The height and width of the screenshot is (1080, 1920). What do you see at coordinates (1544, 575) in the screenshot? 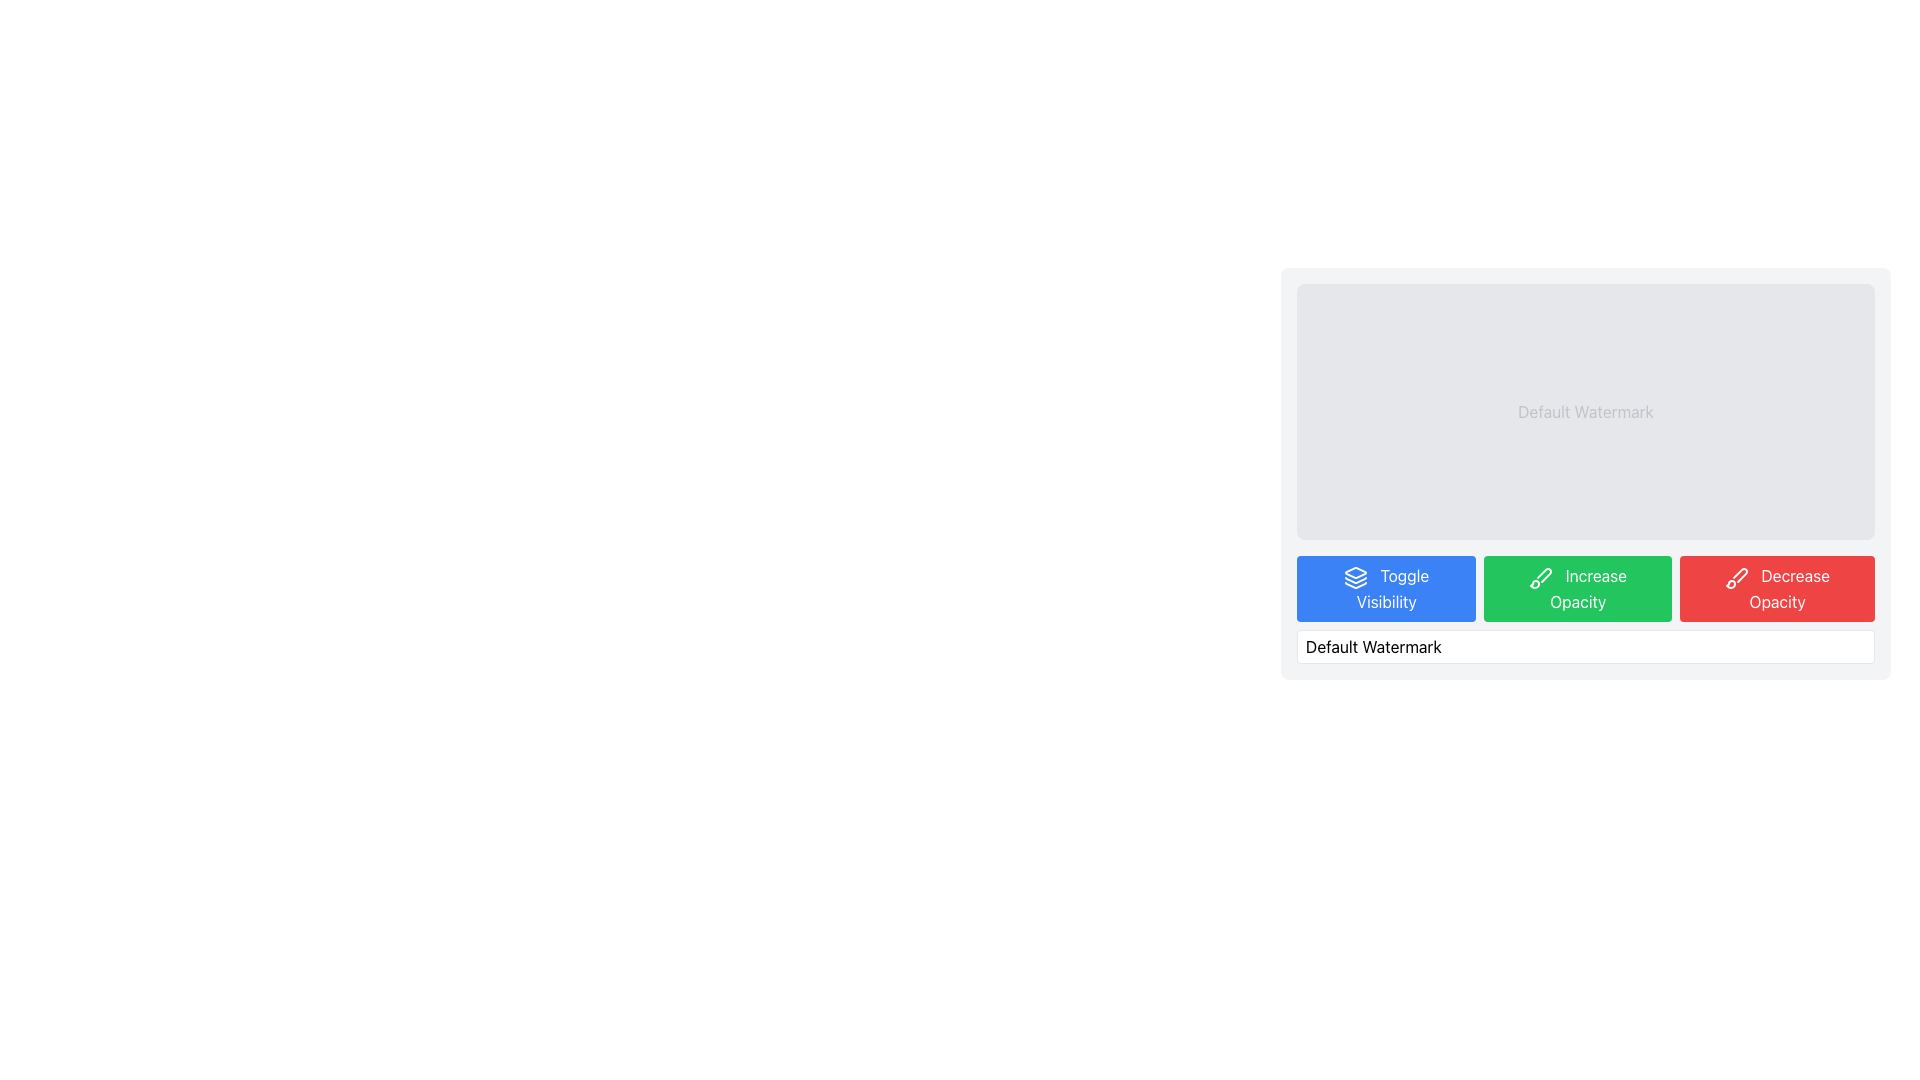
I see `the visual icon located to the right of the green button labeled 'Increase Opacity' in the bottom row of buttons` at bounding box center [1544, 575].